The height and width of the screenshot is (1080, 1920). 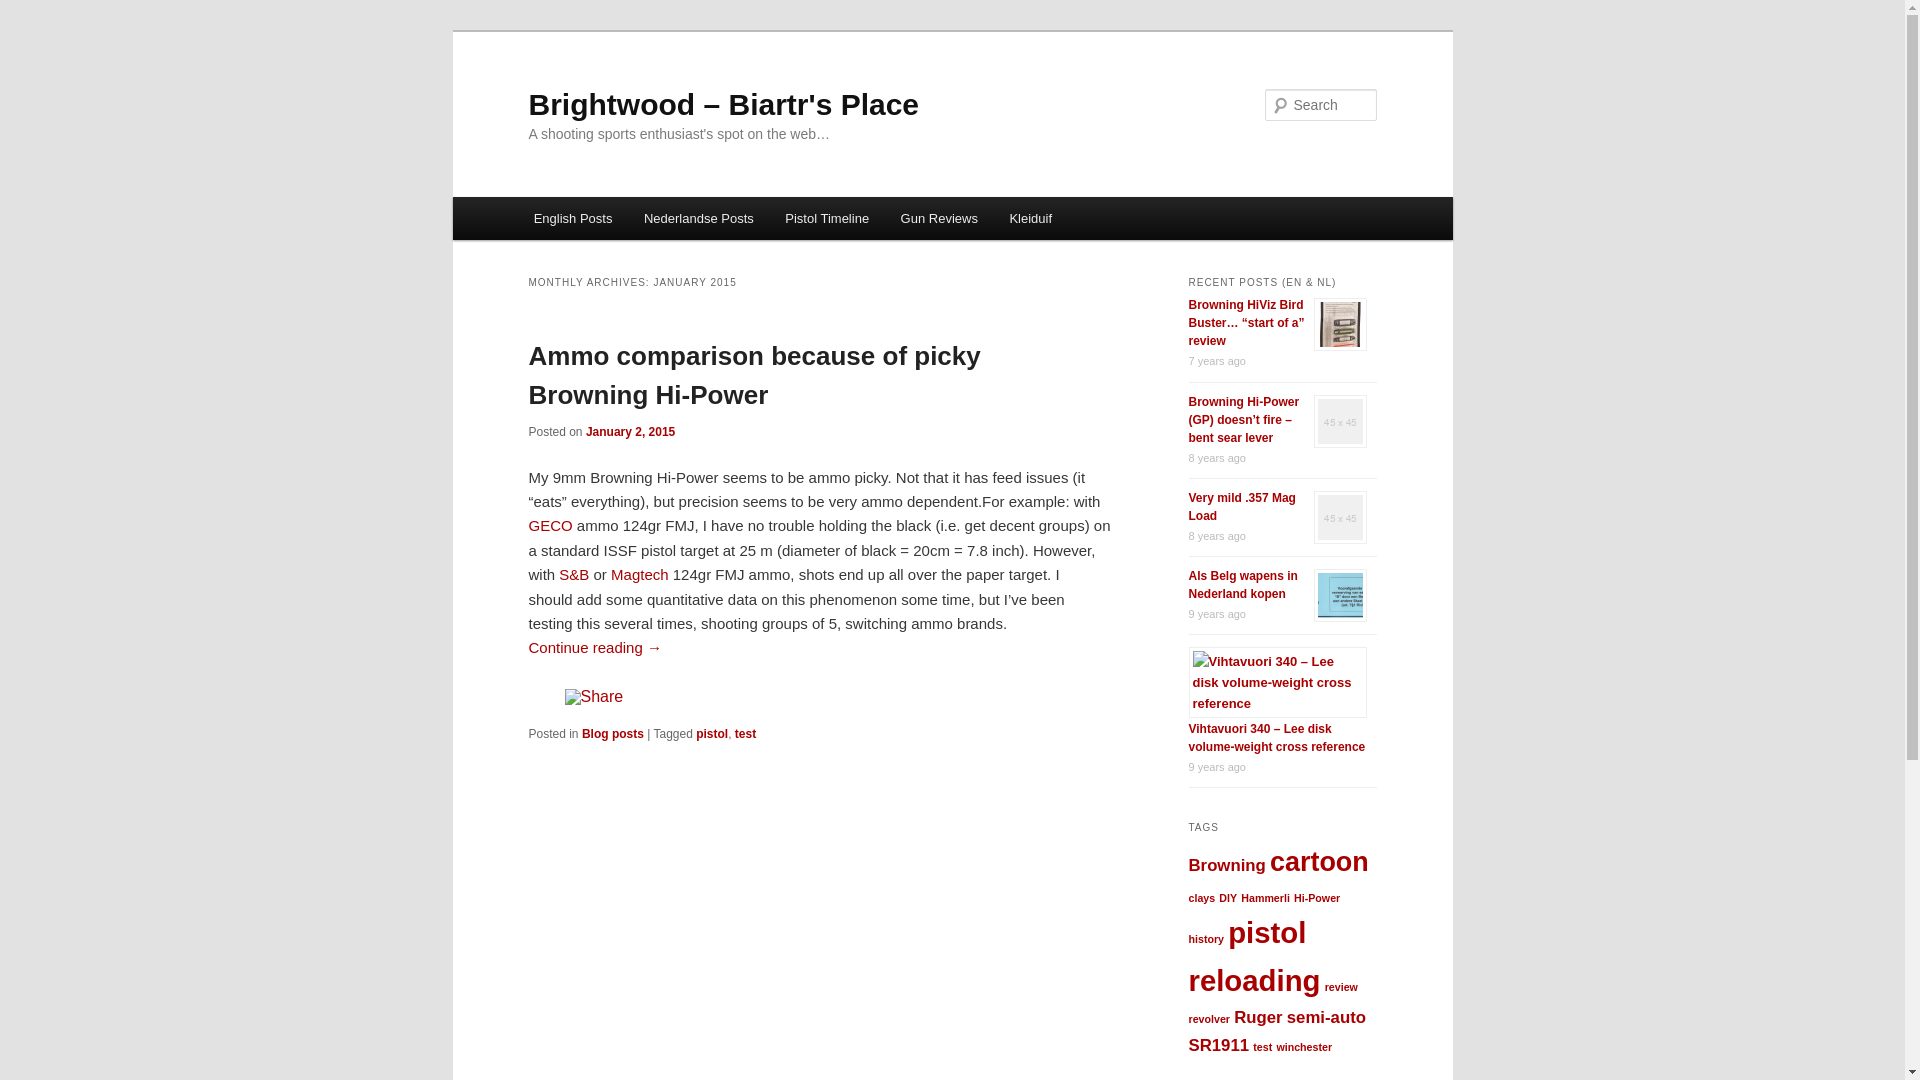 What do you see at coordinates (1241, 585) in the screenshot?
I see `'Als Belg wapens in Nederland kopen'` at bounding box center [1241, 585].